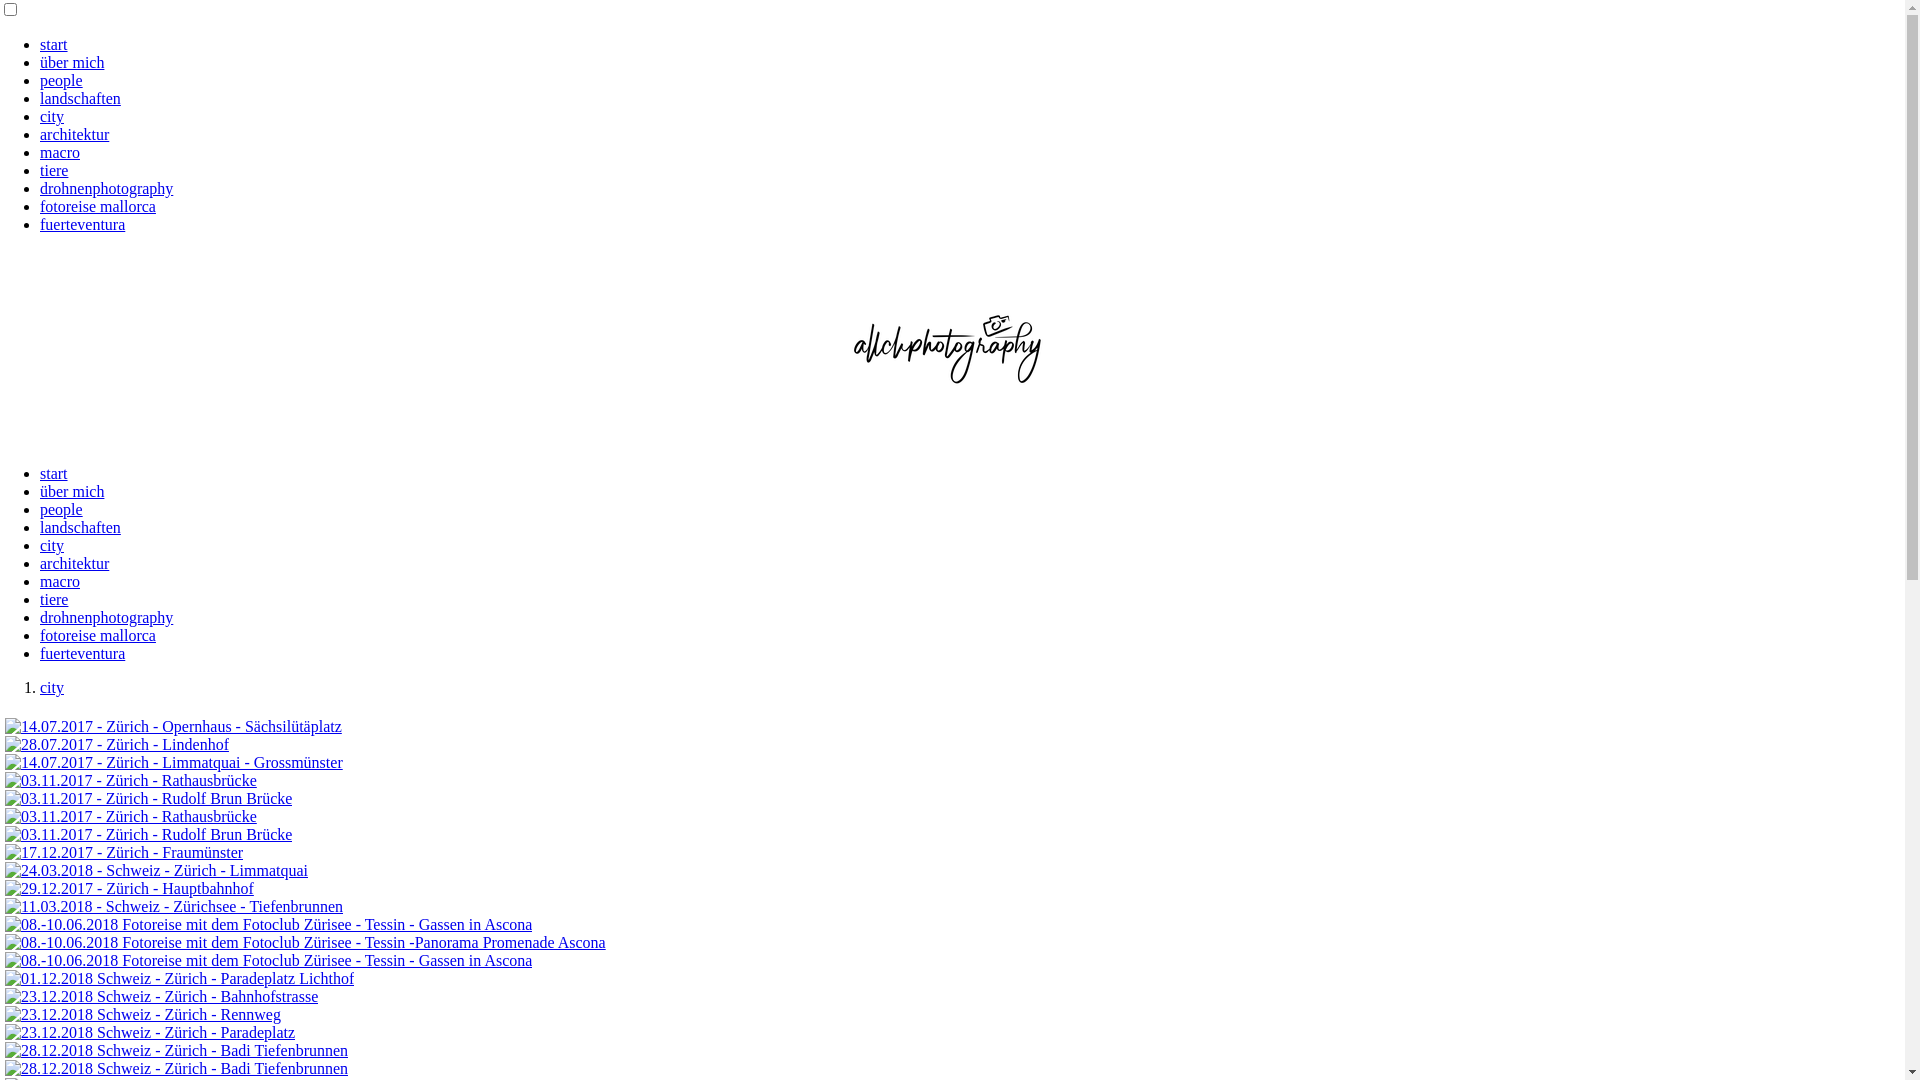 The width and height of the screenshot is (1920, 1080). Describe the element at coordinates (39, 563) in the screenshot. I see `'architektur'` at that location.